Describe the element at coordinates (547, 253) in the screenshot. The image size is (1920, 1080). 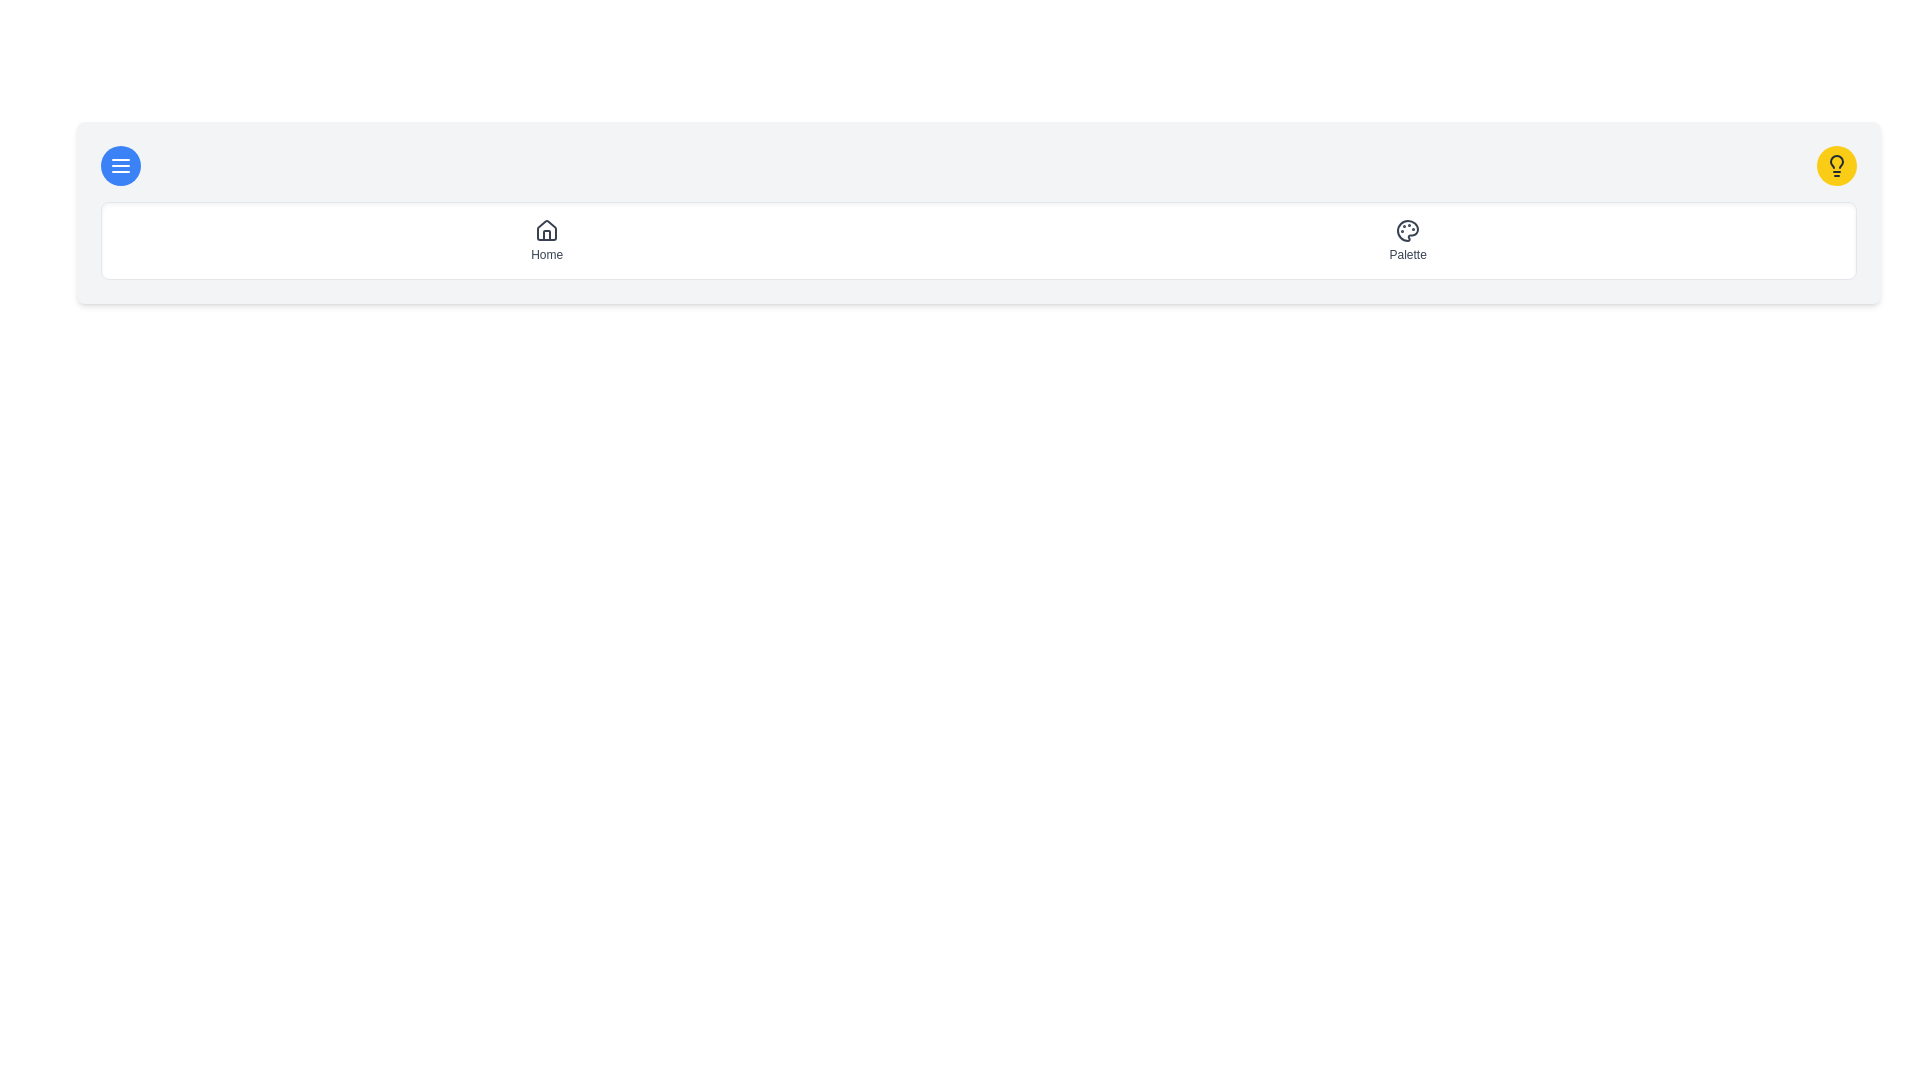
I see `the 'Home' text label, which is styled with gray text color and located below the house icon in the vertical layout` at that location.